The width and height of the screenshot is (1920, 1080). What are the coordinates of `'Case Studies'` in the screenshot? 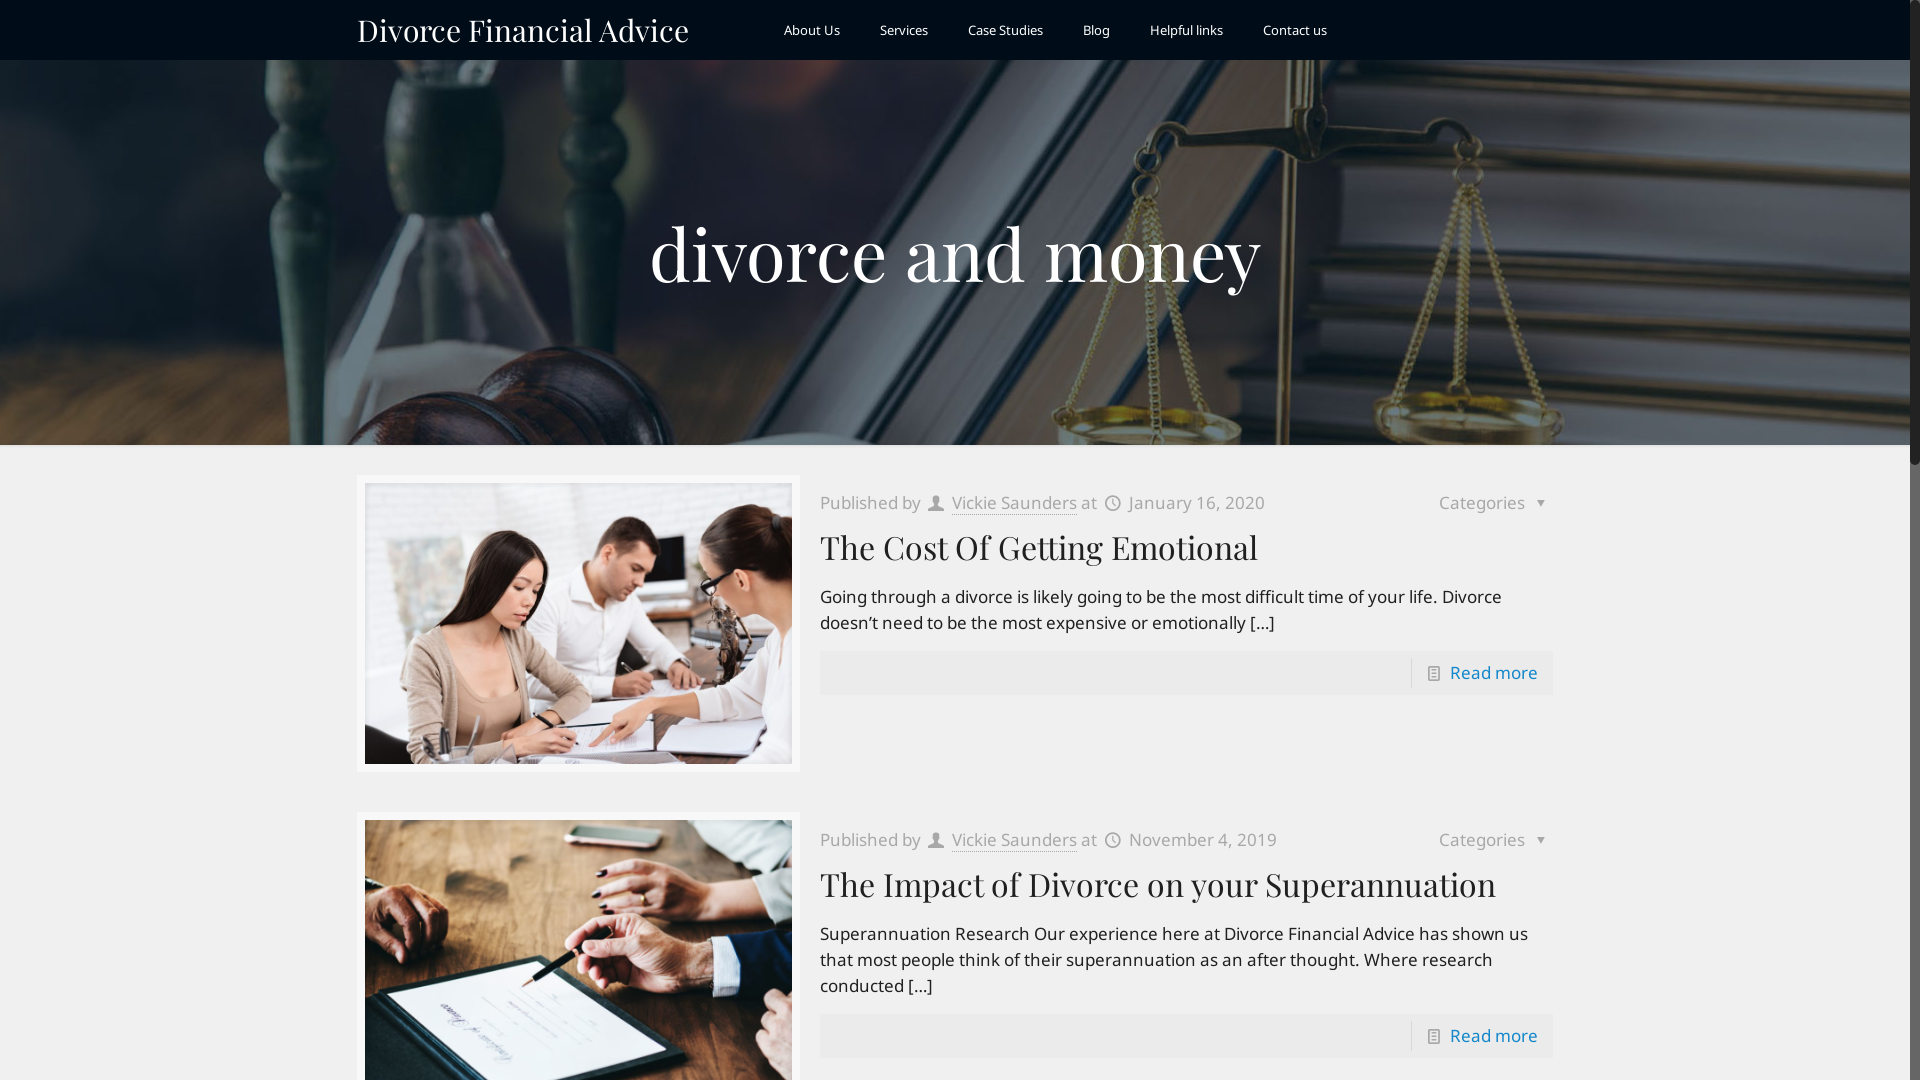 It's located at (695, 858).